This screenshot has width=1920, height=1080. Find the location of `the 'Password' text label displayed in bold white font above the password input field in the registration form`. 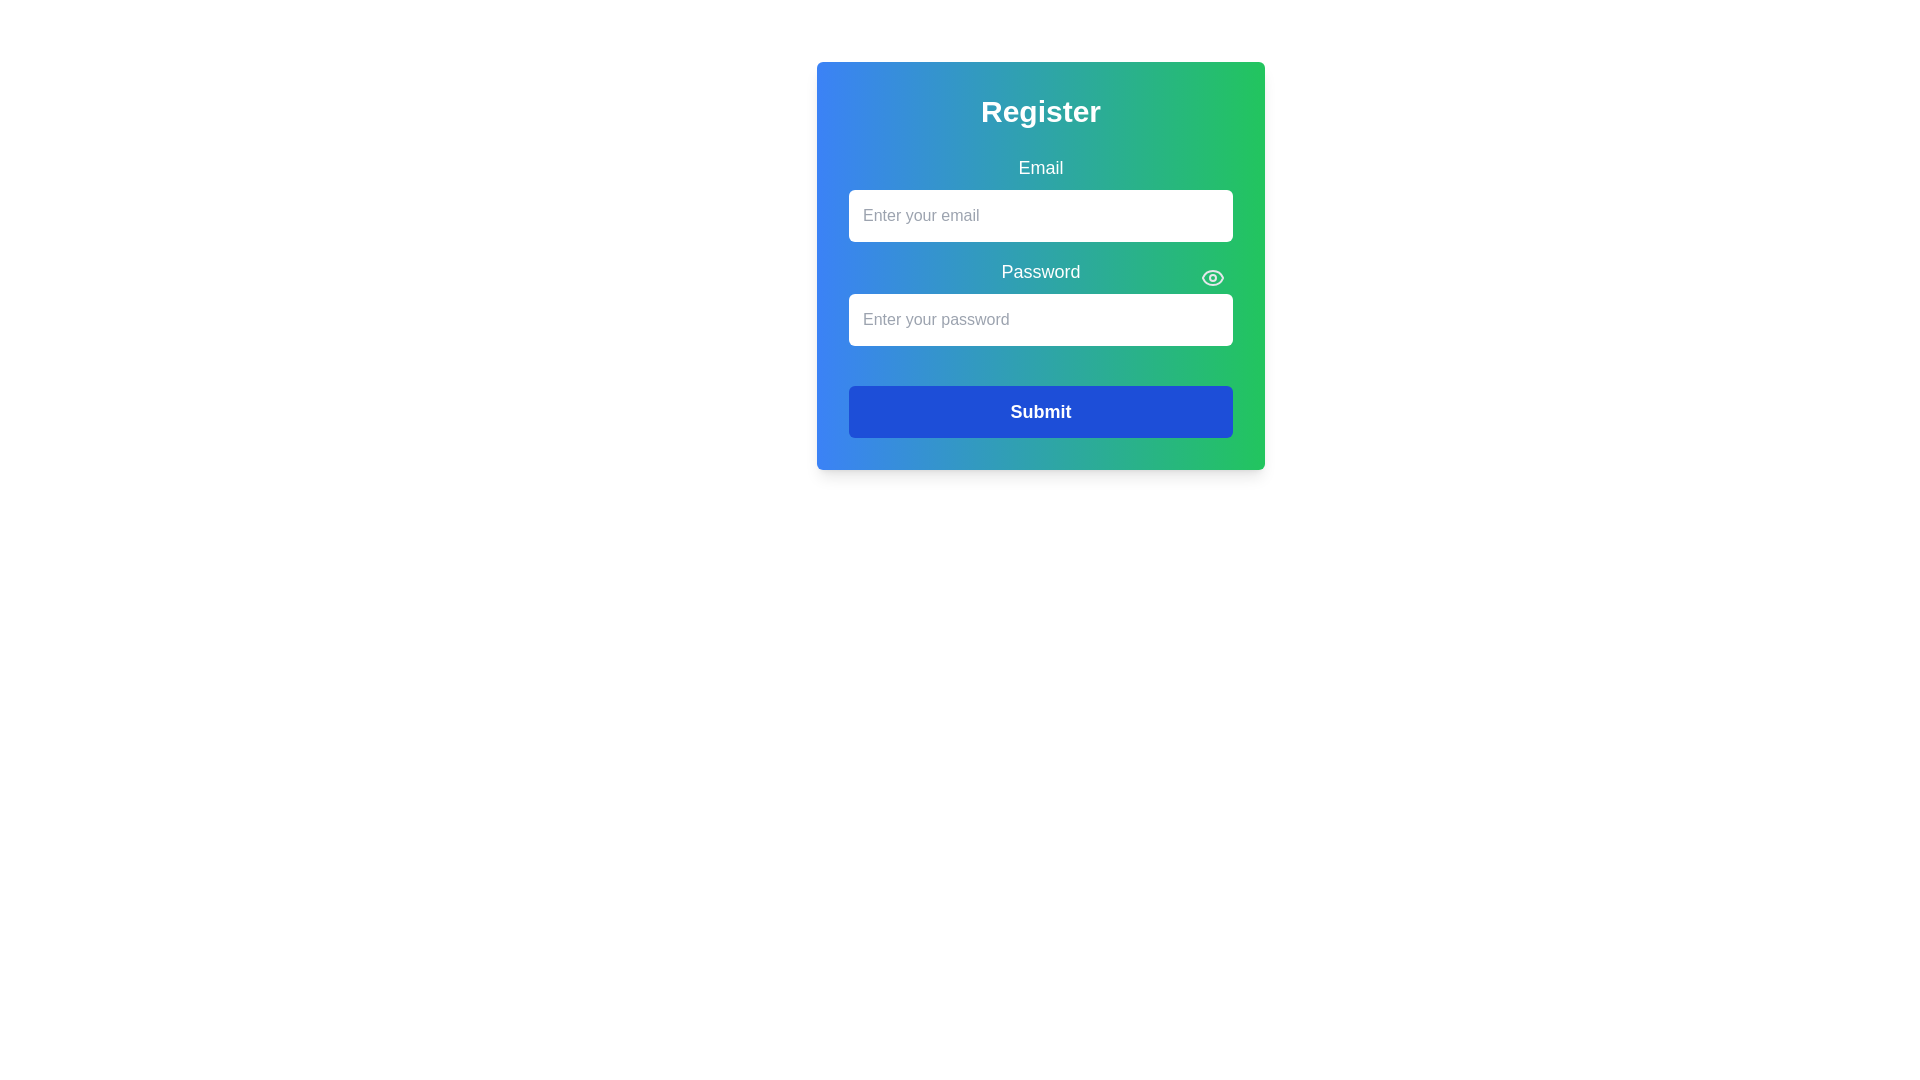

the 'Password' text label displayed in bold white font above the password input field in the registration form is located at coordinates (1040, 272).